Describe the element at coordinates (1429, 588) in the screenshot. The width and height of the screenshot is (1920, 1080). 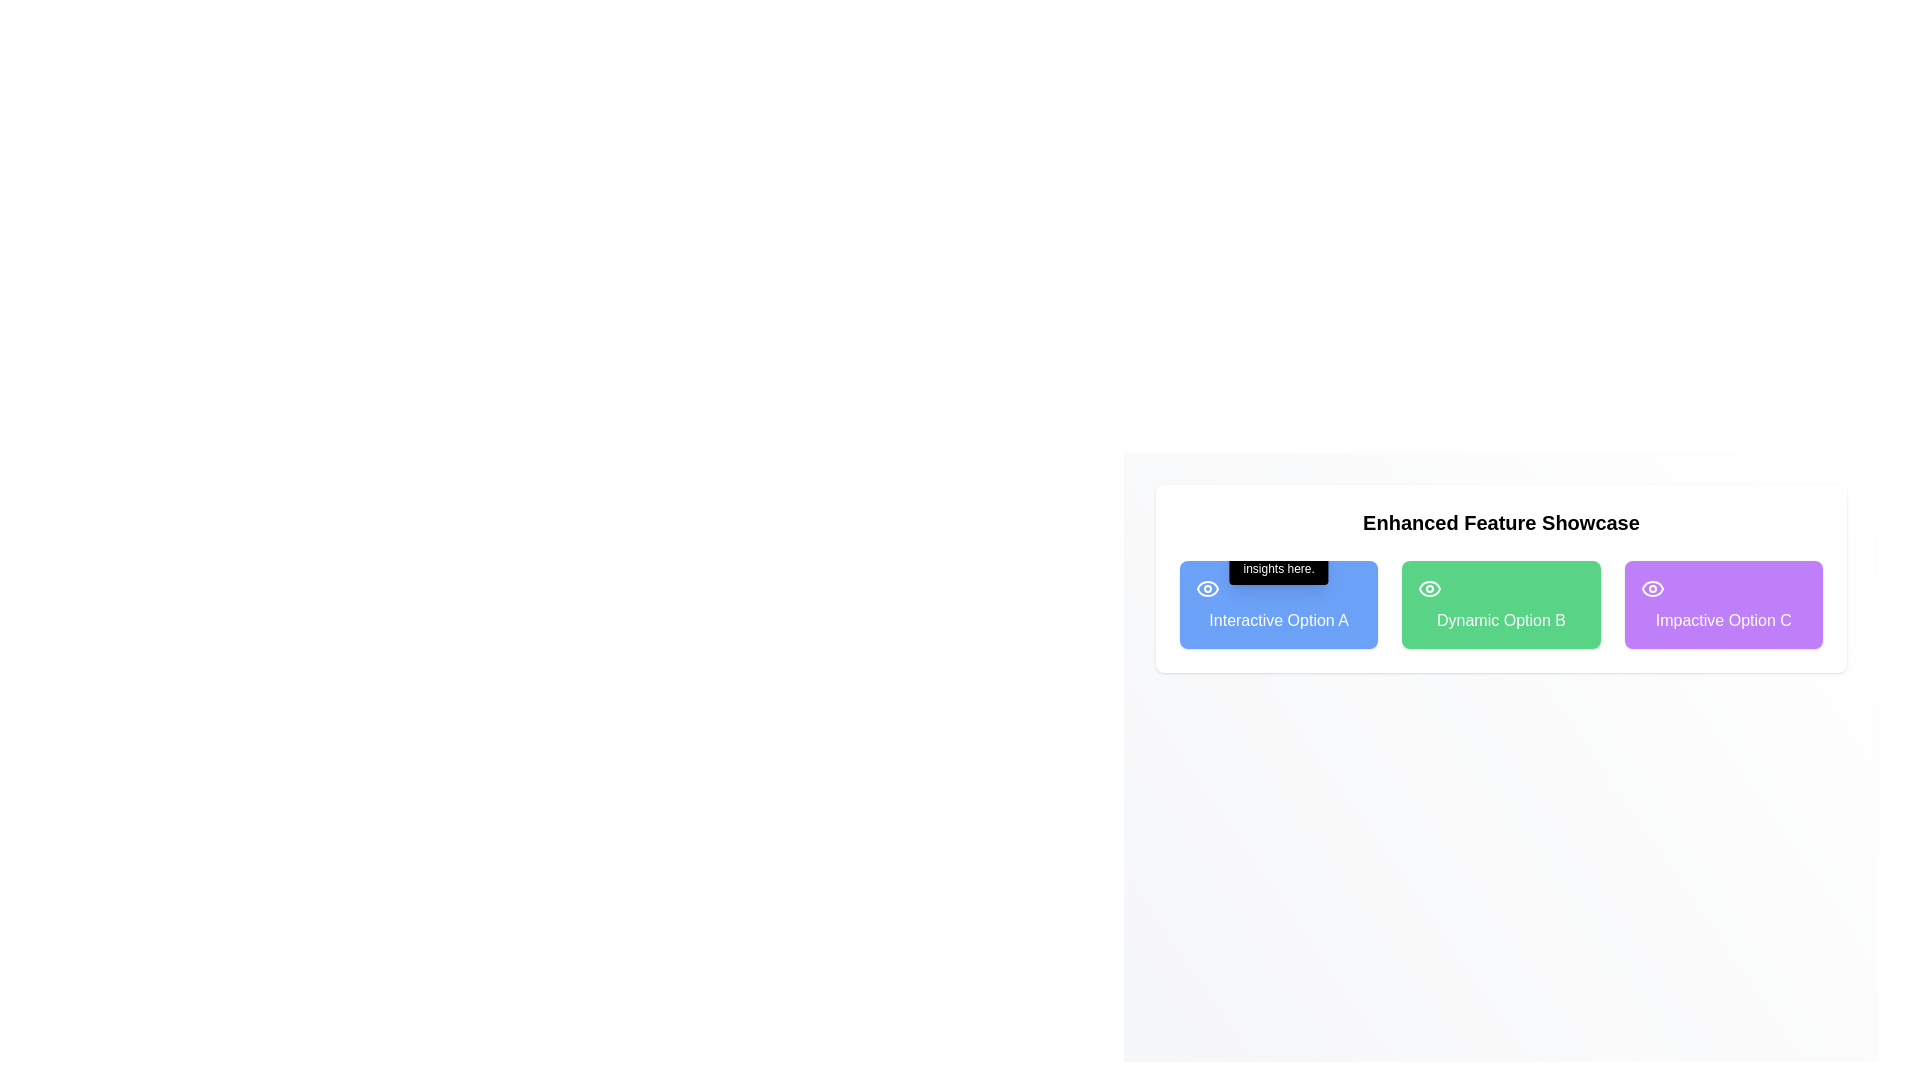
I see `the graphical icon representing 'view' or 'visibility' located inside the green button labeled 'Dynamic Option B', which is the leftmost component in a group of icons` at that location.